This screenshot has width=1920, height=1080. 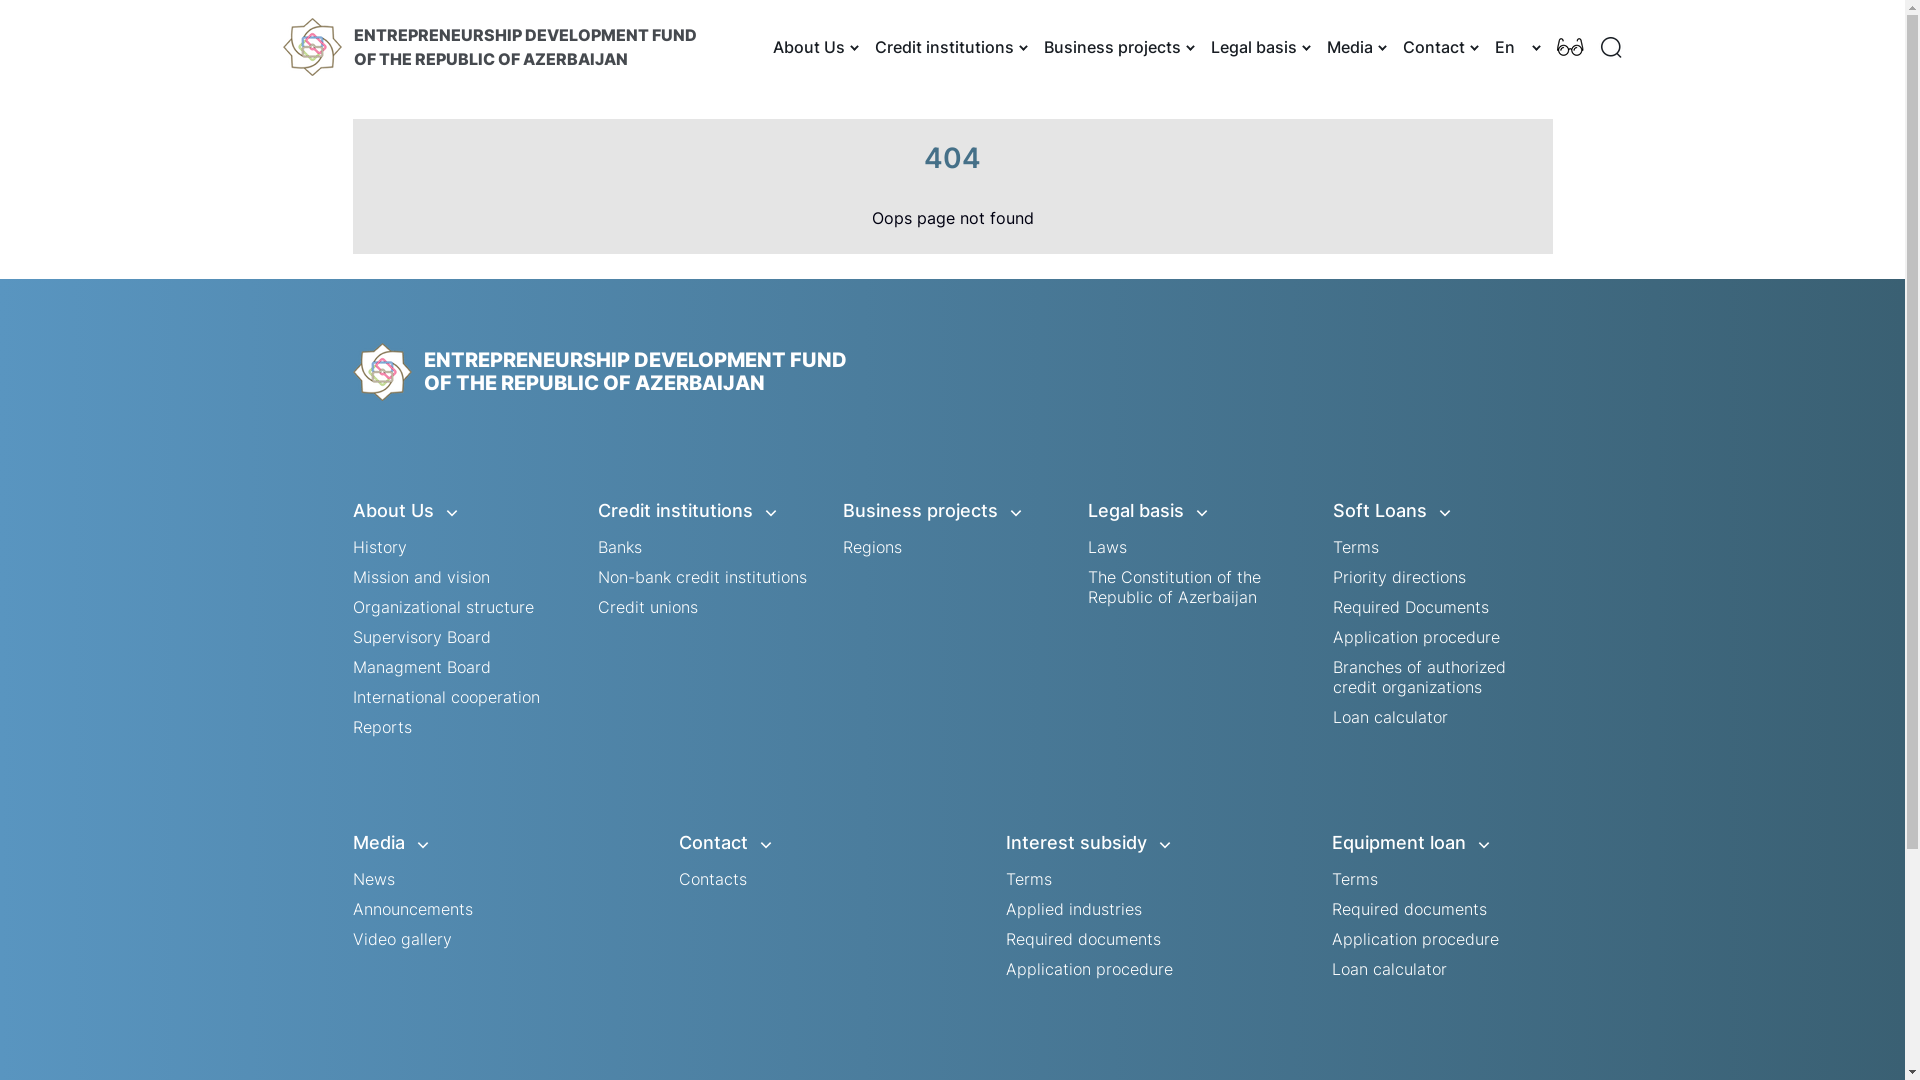 What do you see at coordinates (400, 938) in the screenshot?
I see `'Video gallery'` at bounding box center [400, 938].